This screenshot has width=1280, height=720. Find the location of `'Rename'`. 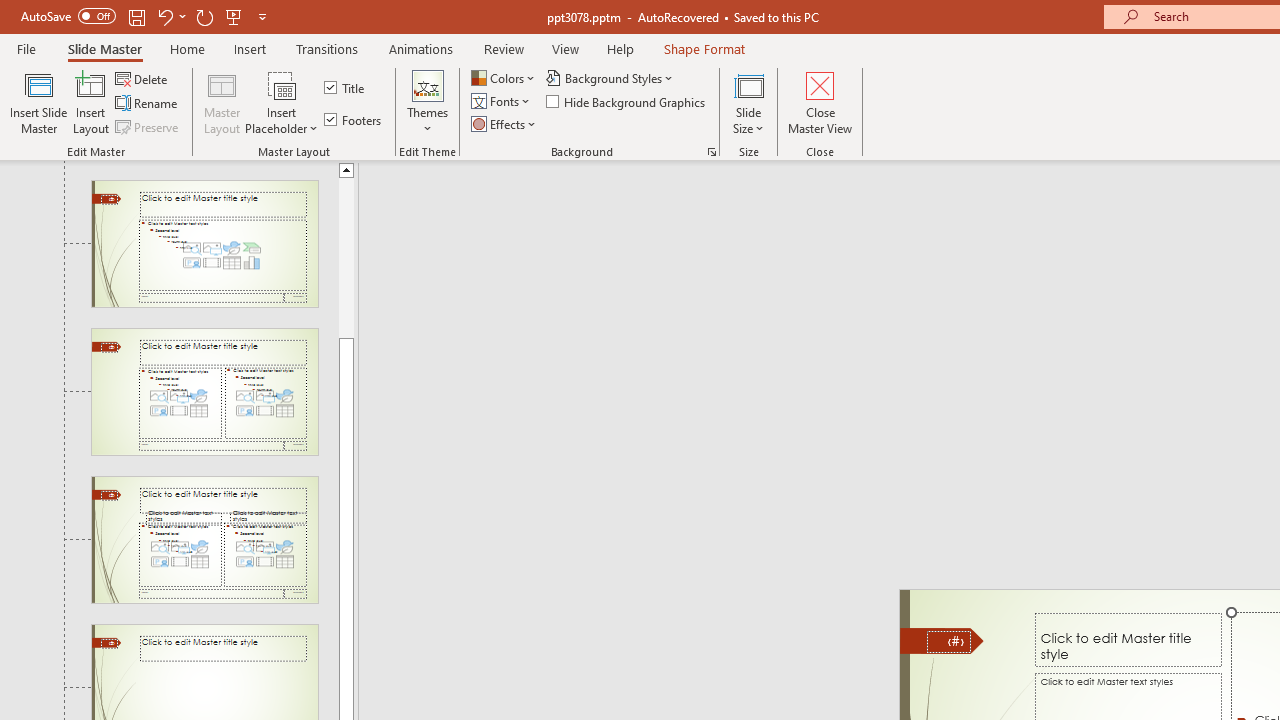

'Rename' is located at coordinates (147, 103).